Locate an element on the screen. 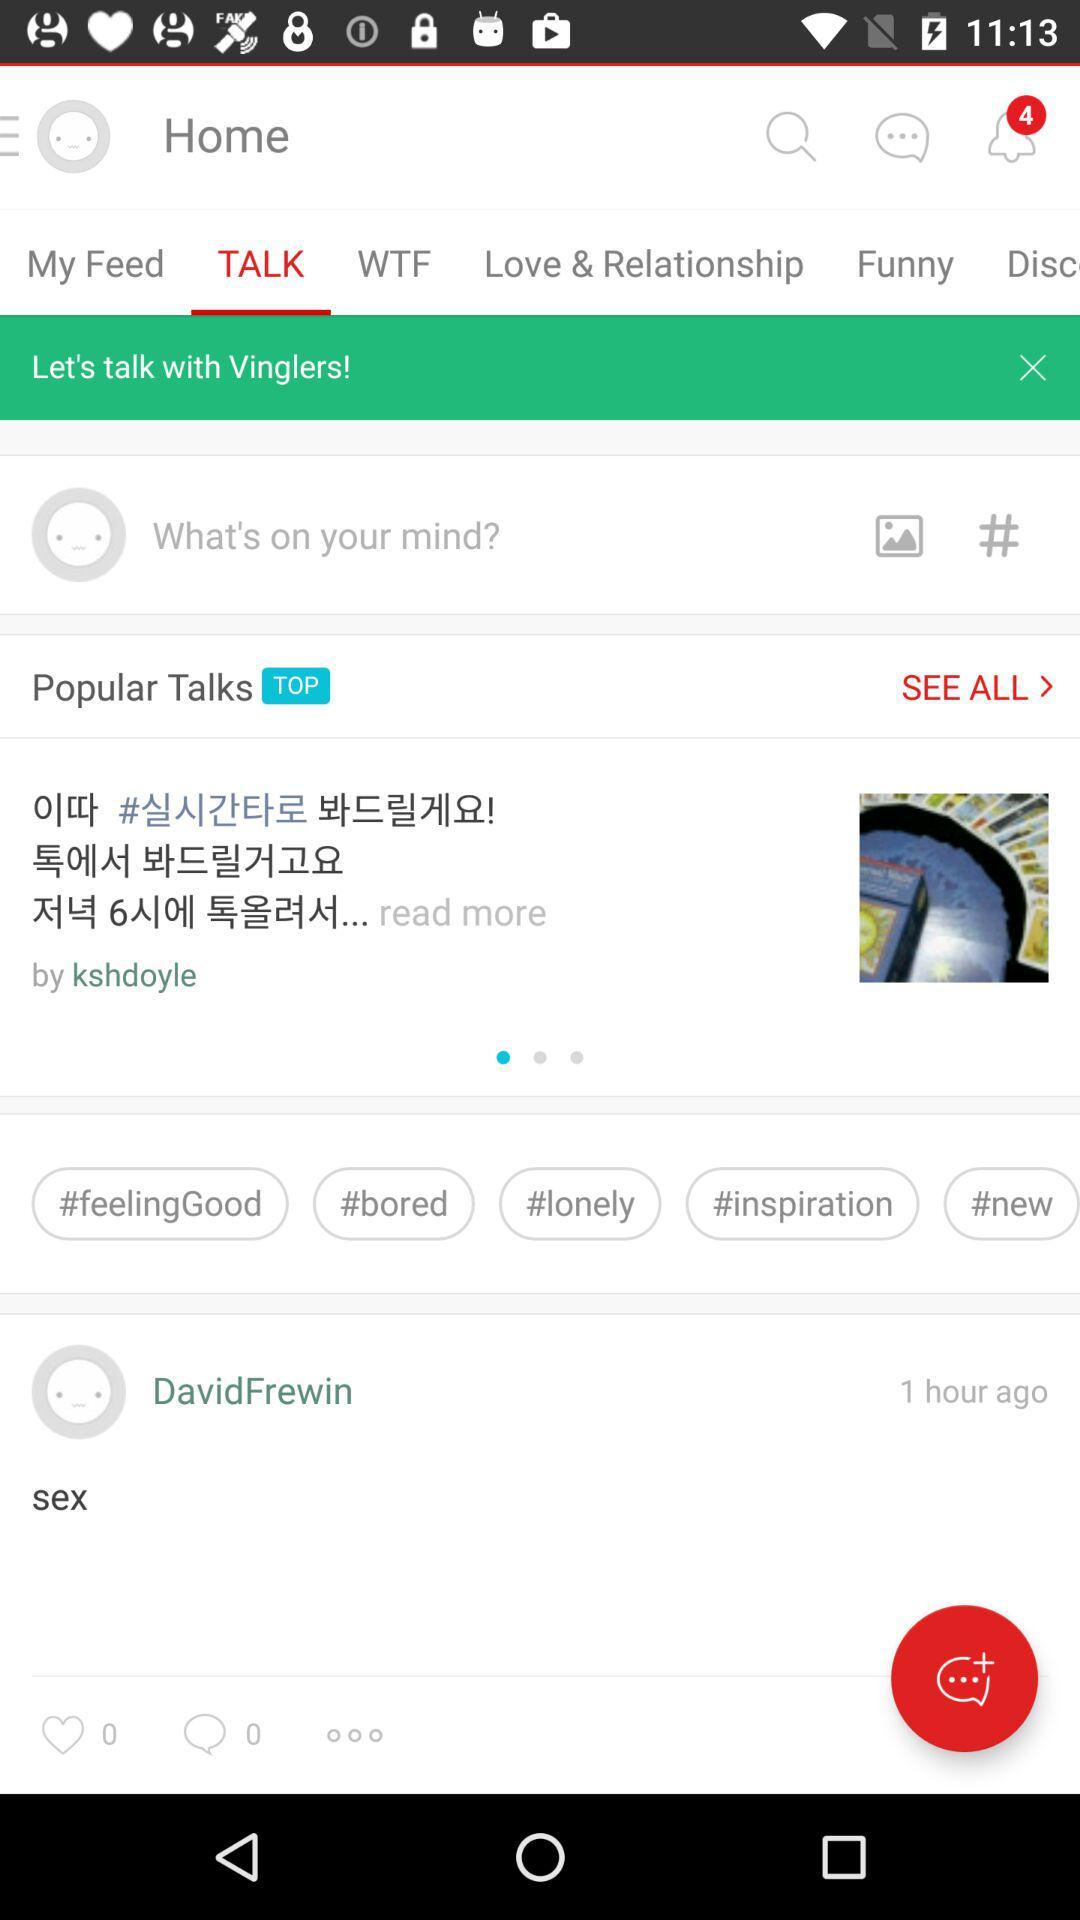  the chat icon is located at coordinates (963, 1678).